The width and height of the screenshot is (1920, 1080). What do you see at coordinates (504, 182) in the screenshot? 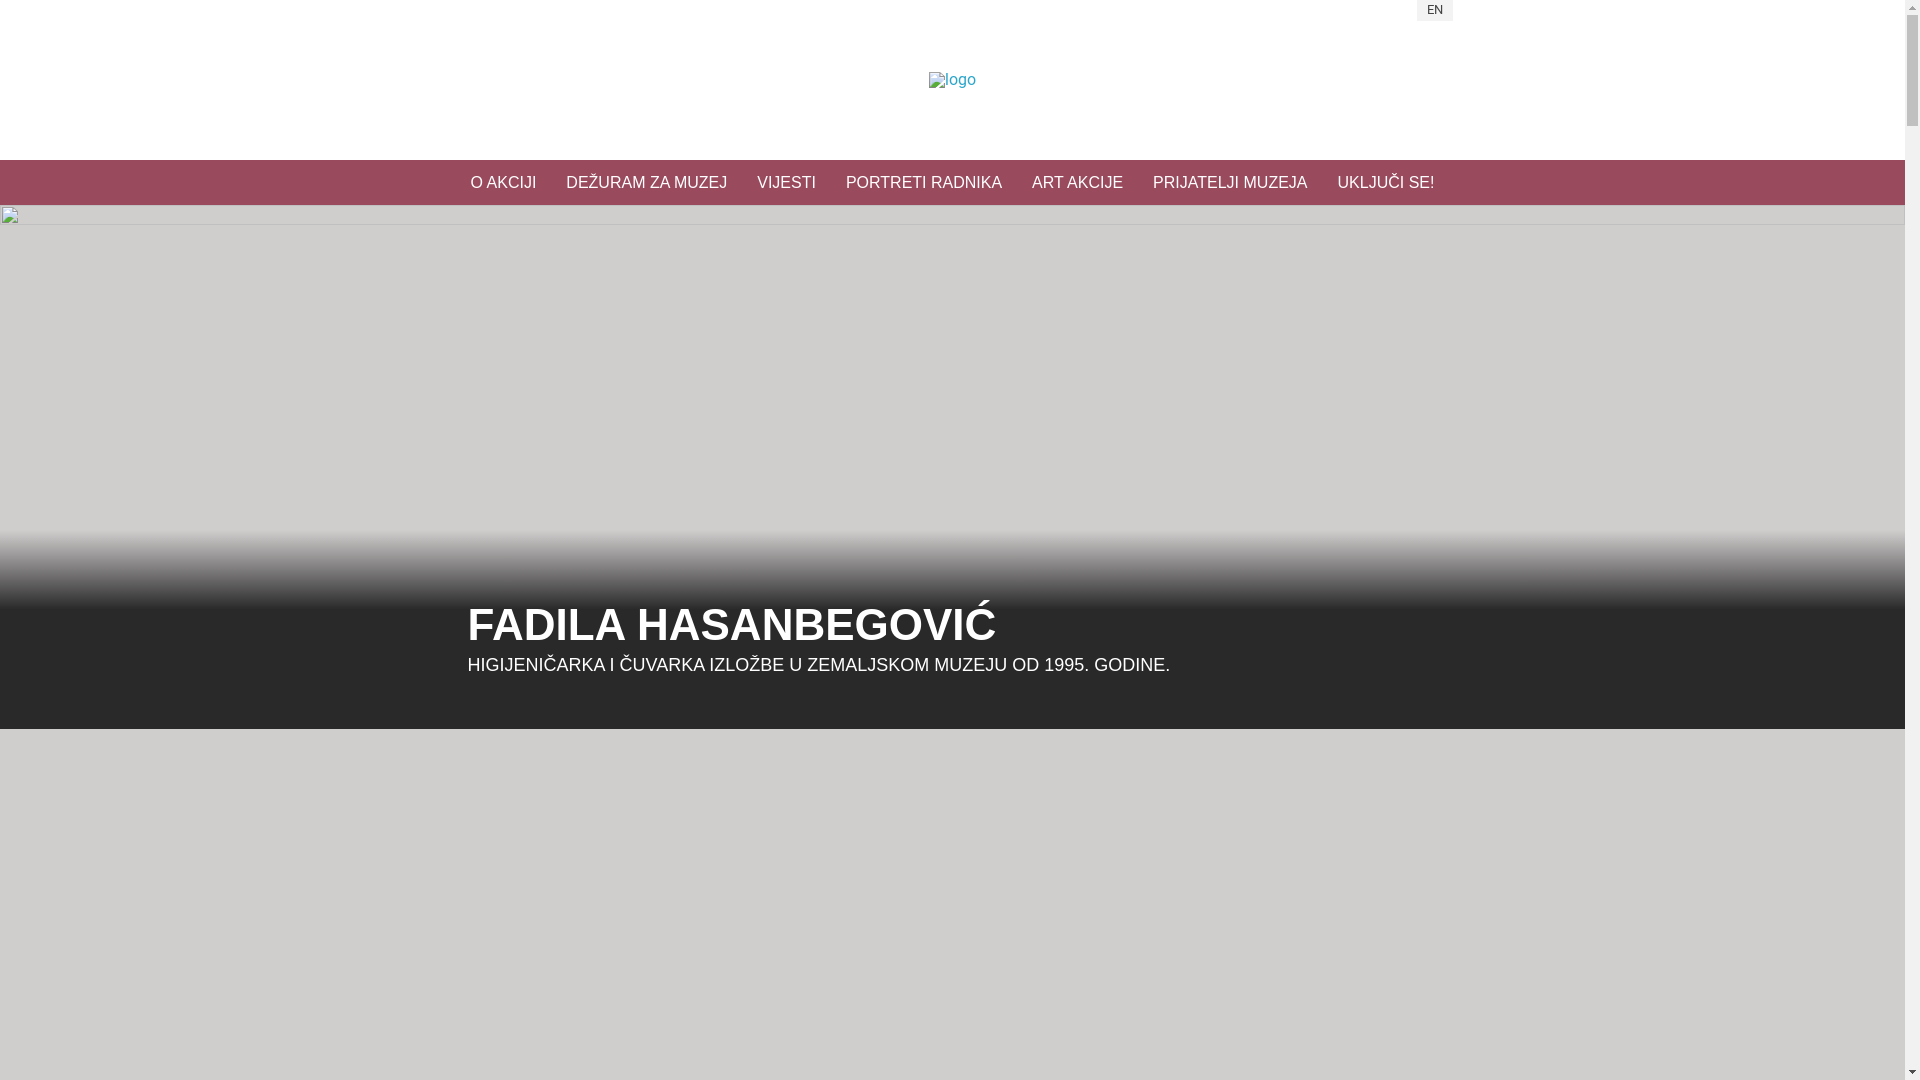
I see `'O AKCIJI'` at bounding box center [504, 182].